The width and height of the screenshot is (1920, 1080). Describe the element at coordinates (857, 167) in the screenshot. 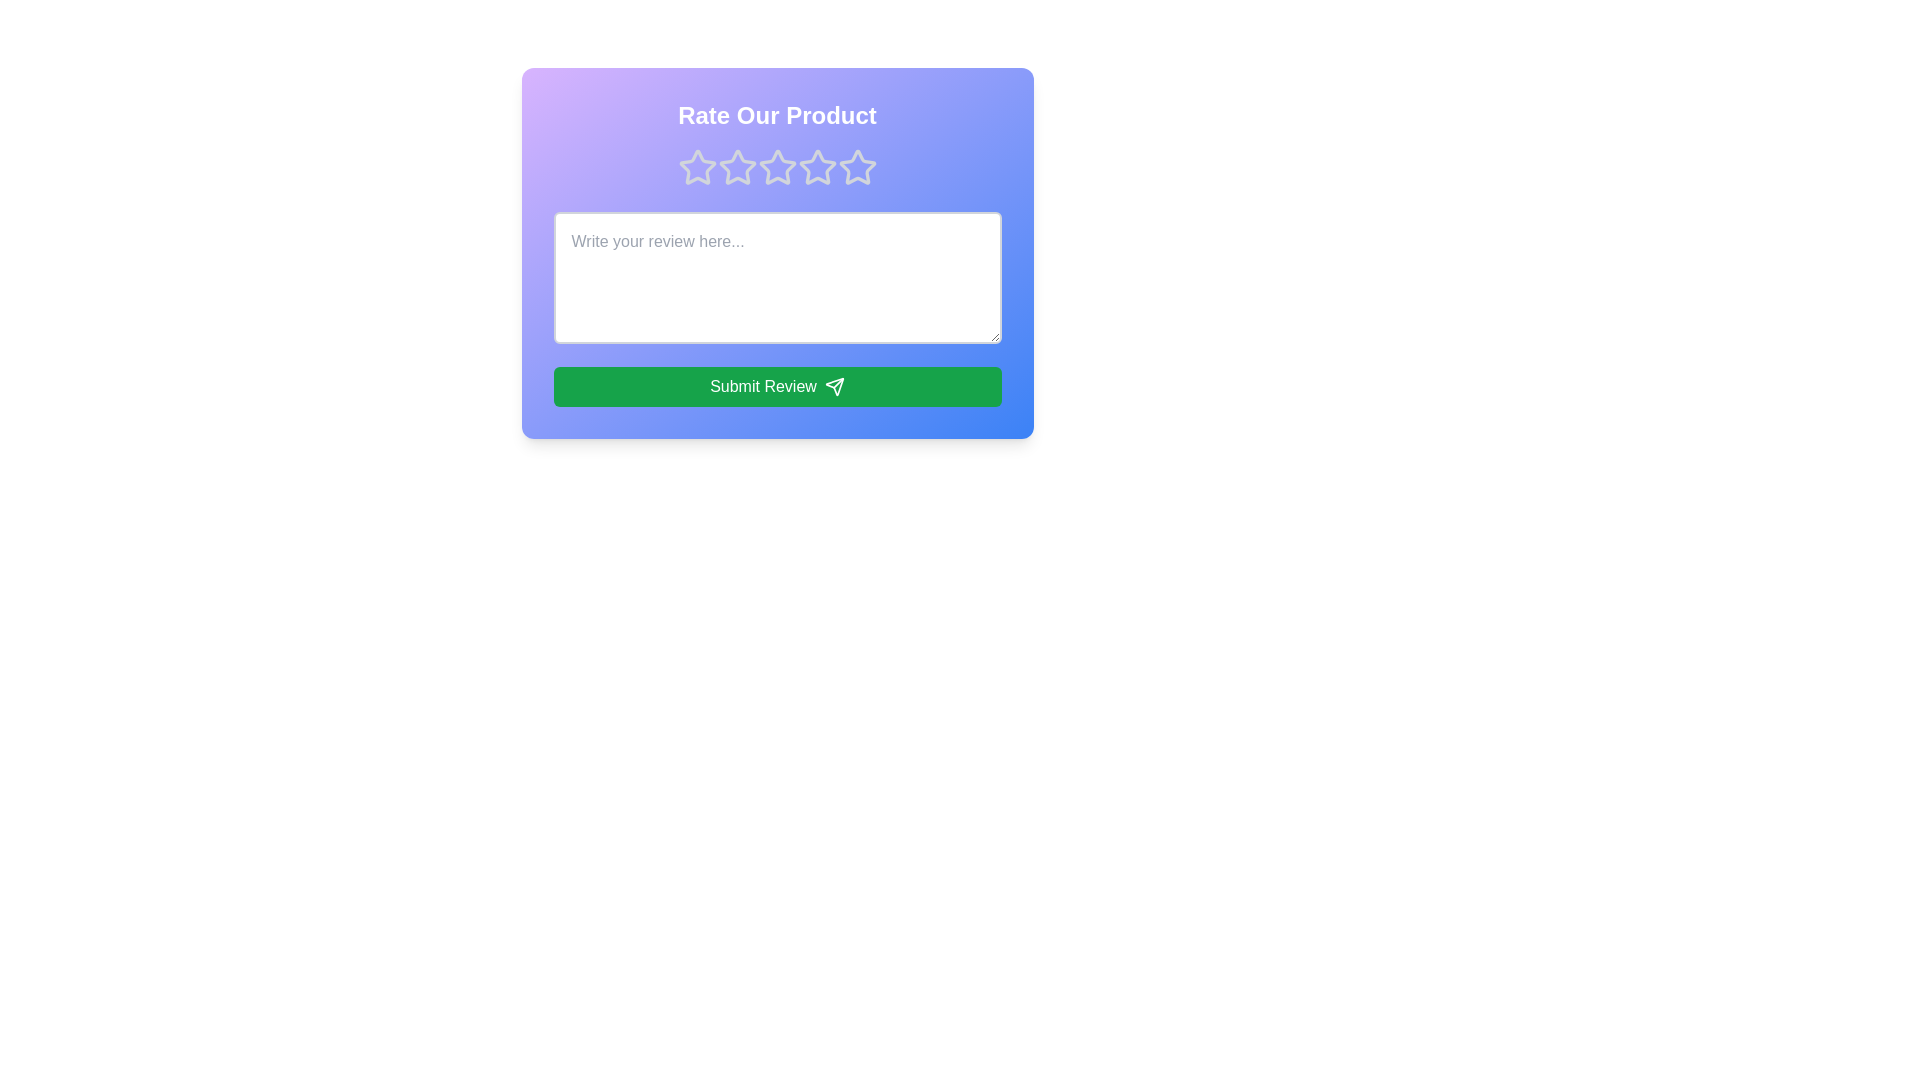

I see `the fifth star icon in the rating system to assign a 5-star rating` at that location.